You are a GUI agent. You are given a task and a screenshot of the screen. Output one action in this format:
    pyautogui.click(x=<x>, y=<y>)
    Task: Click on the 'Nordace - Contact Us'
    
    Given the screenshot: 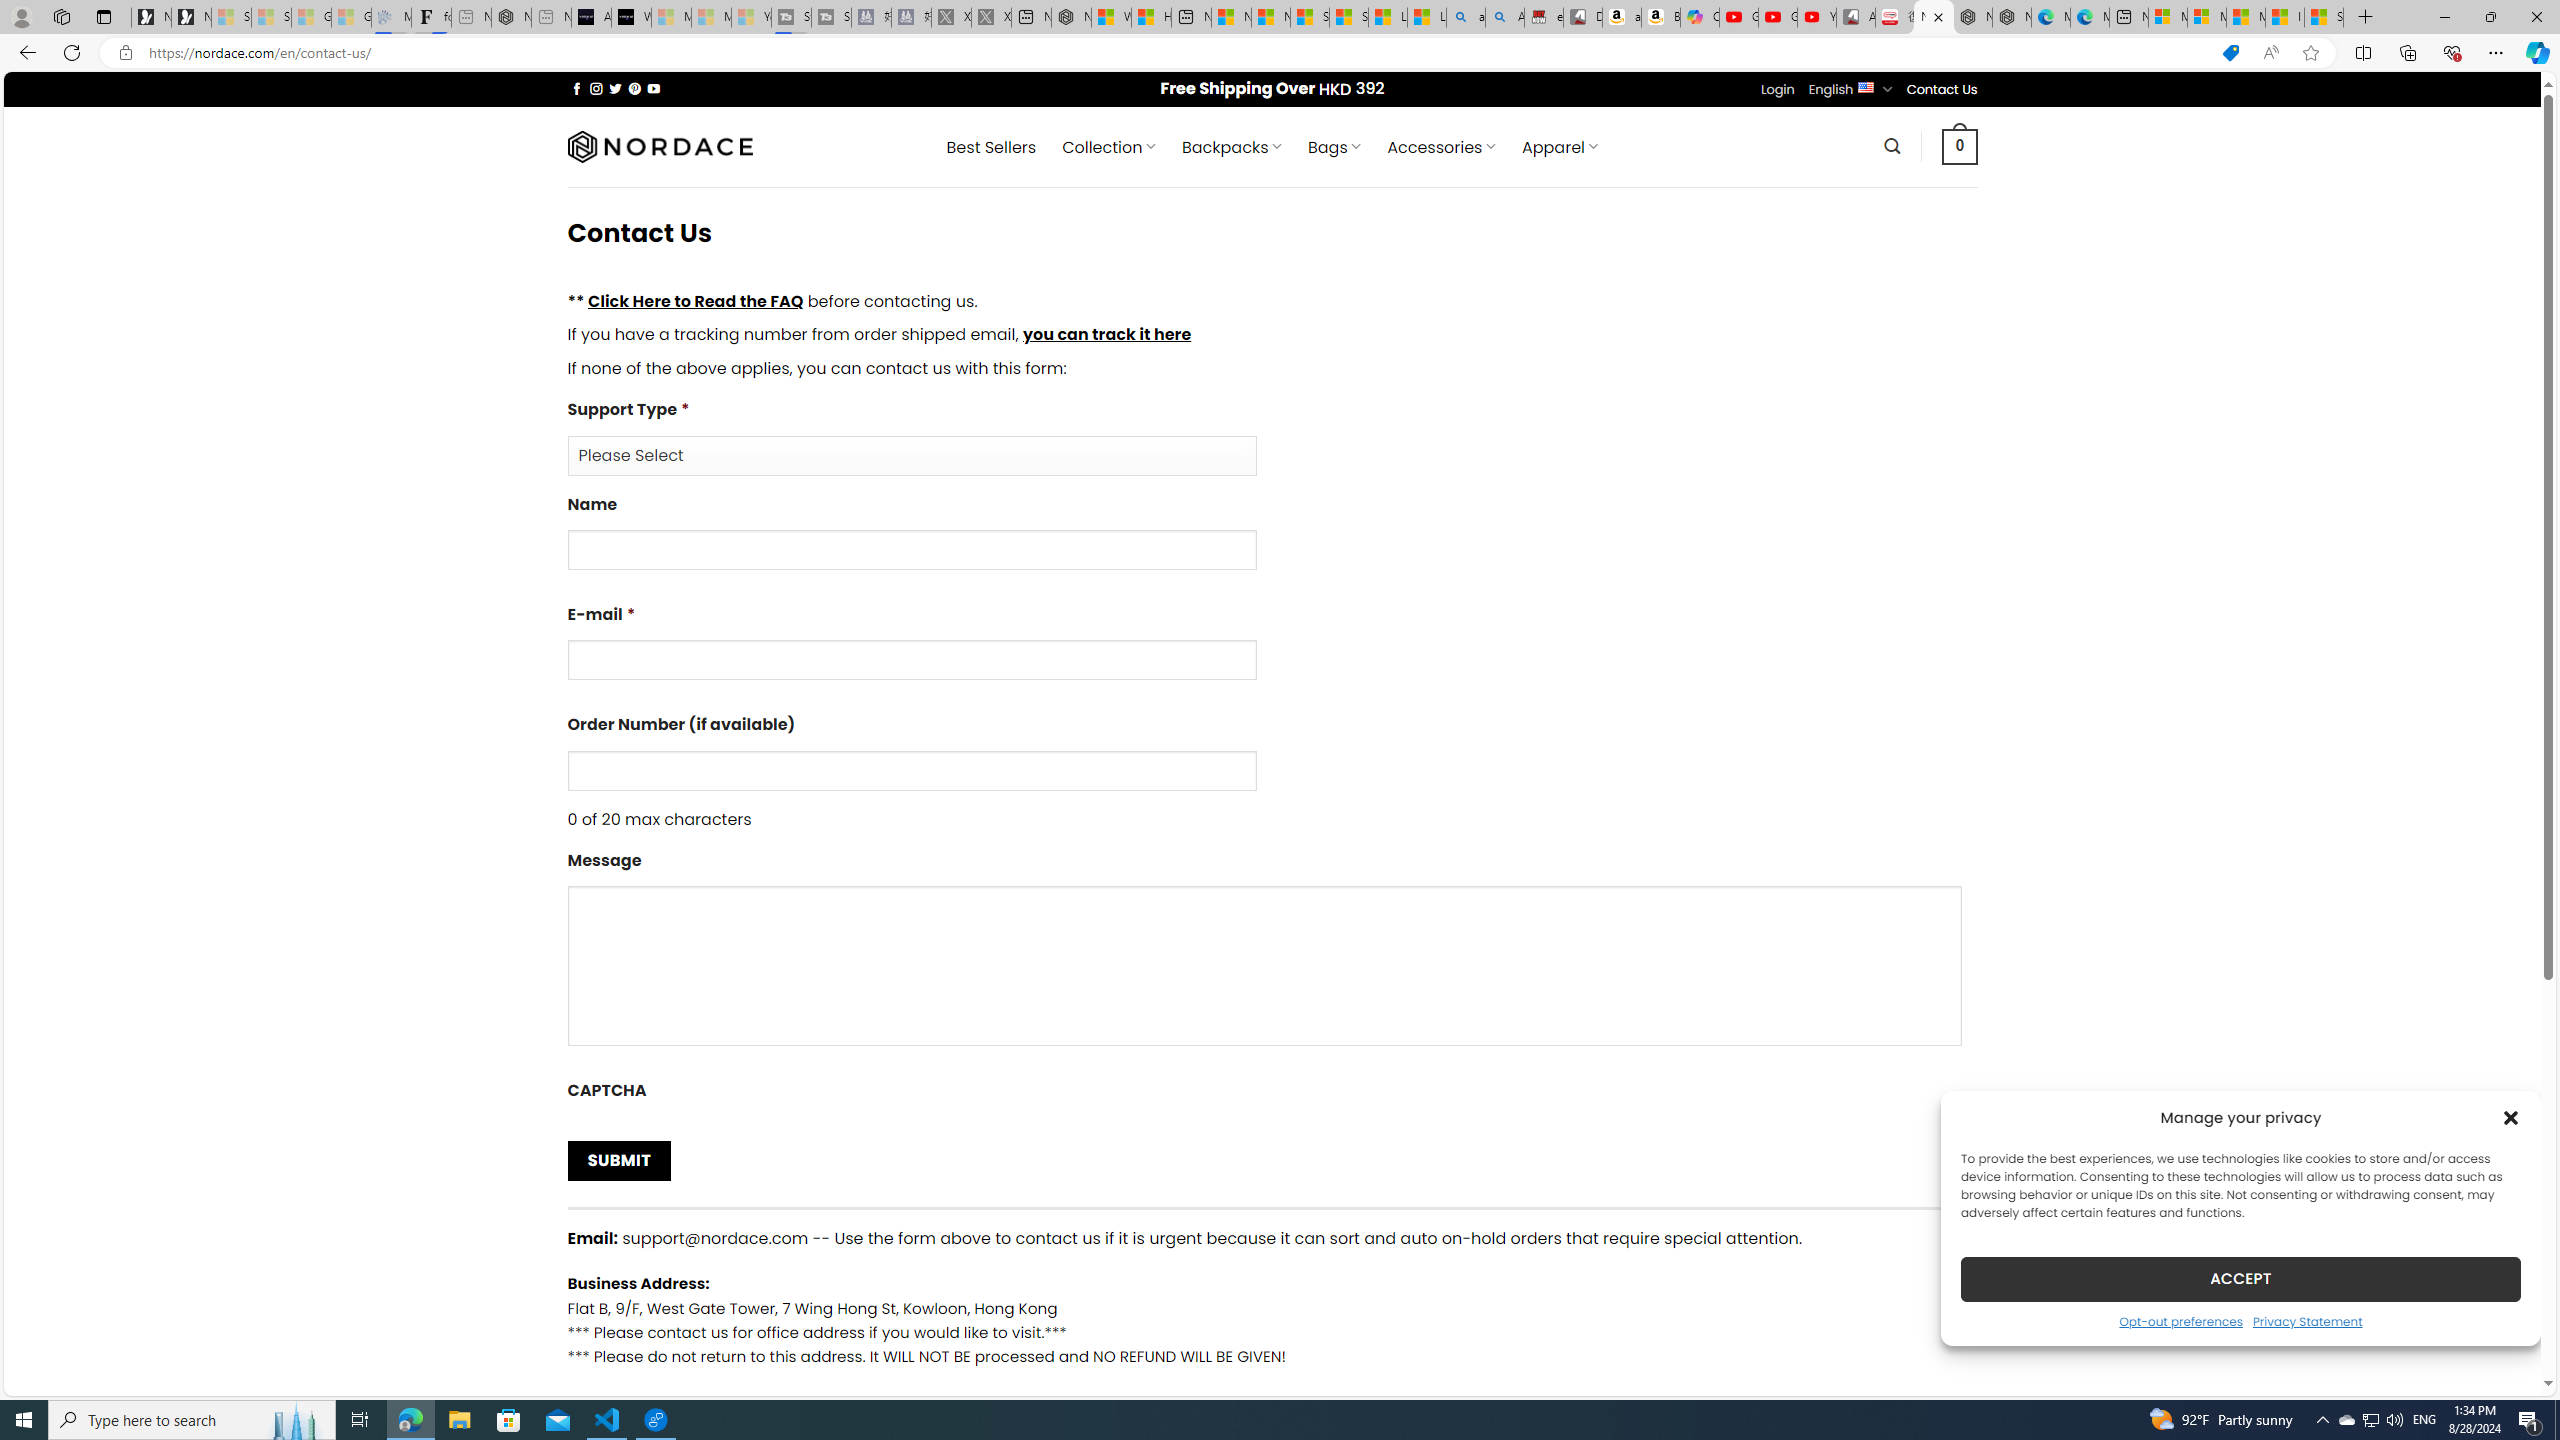 What is the action you would take?
    pyautogui.click(x=1933, y=16)
    